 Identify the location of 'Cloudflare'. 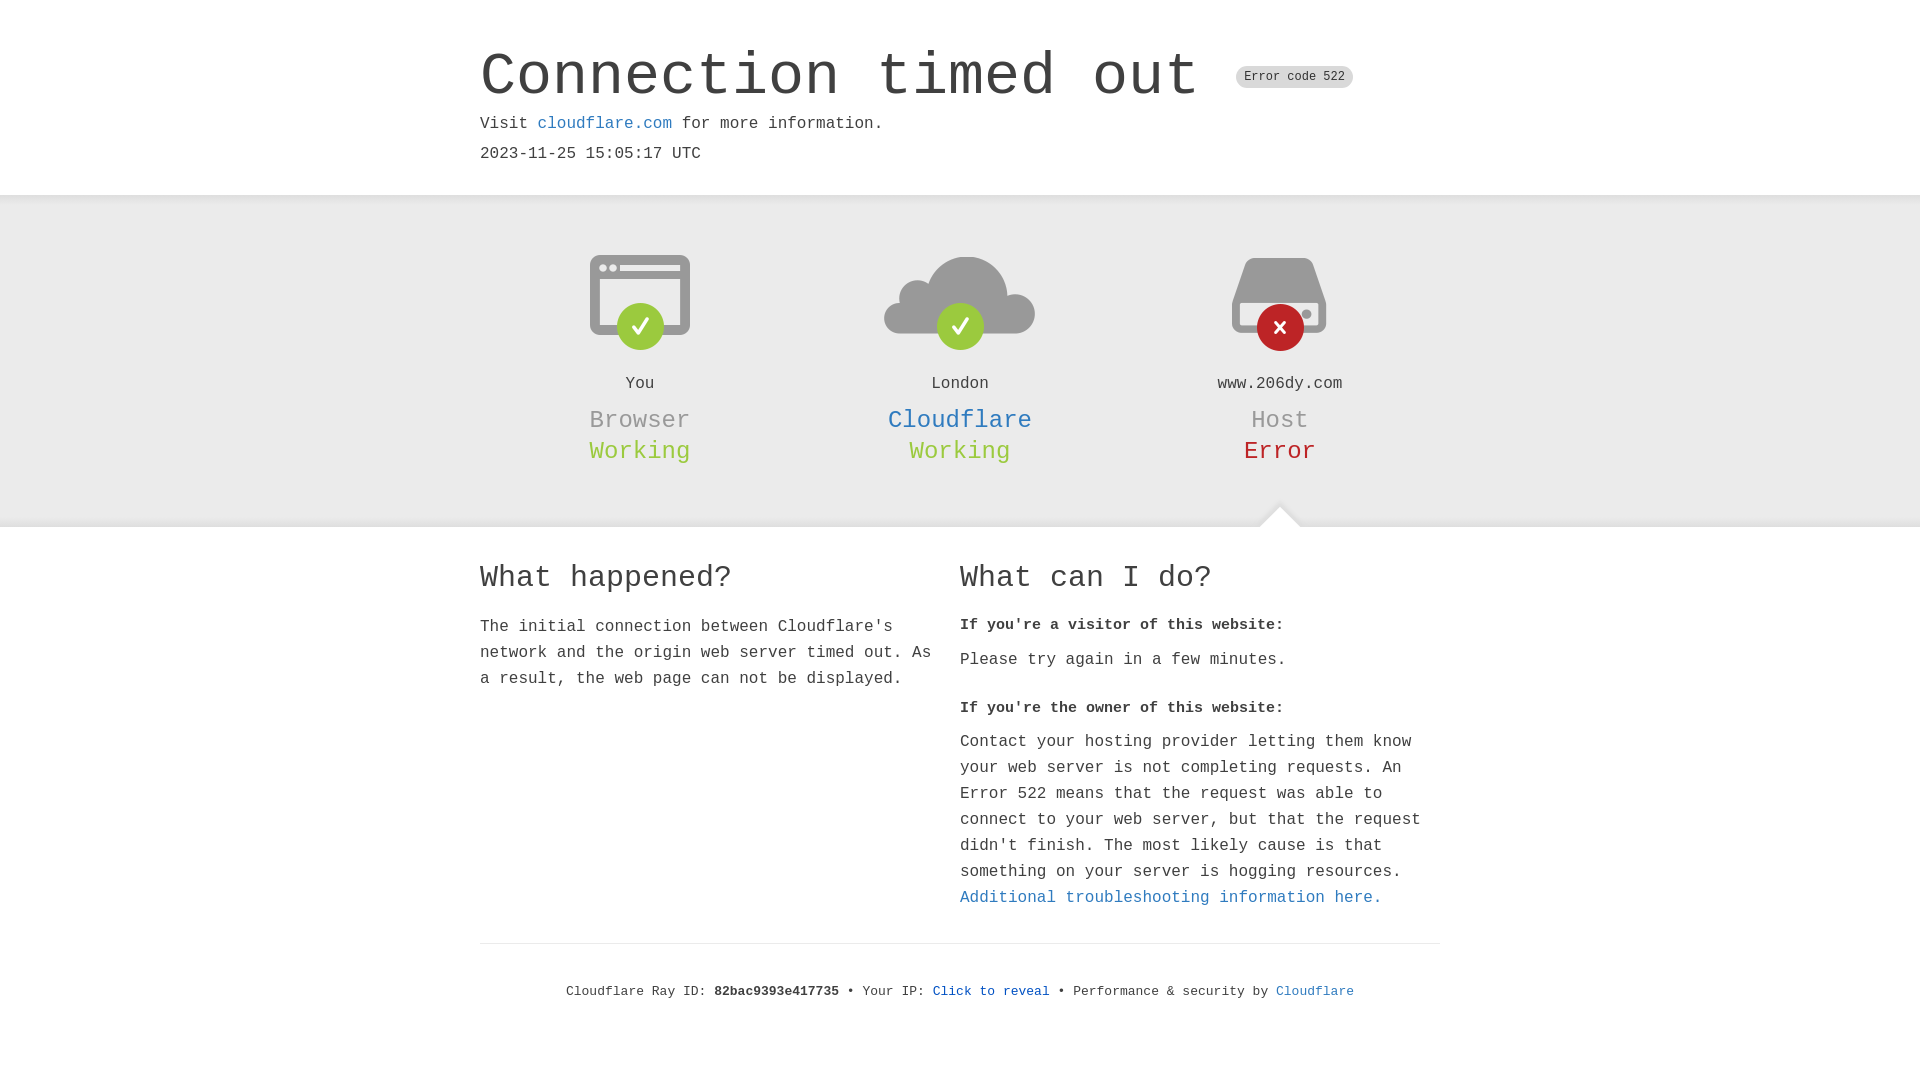
(960, 419).